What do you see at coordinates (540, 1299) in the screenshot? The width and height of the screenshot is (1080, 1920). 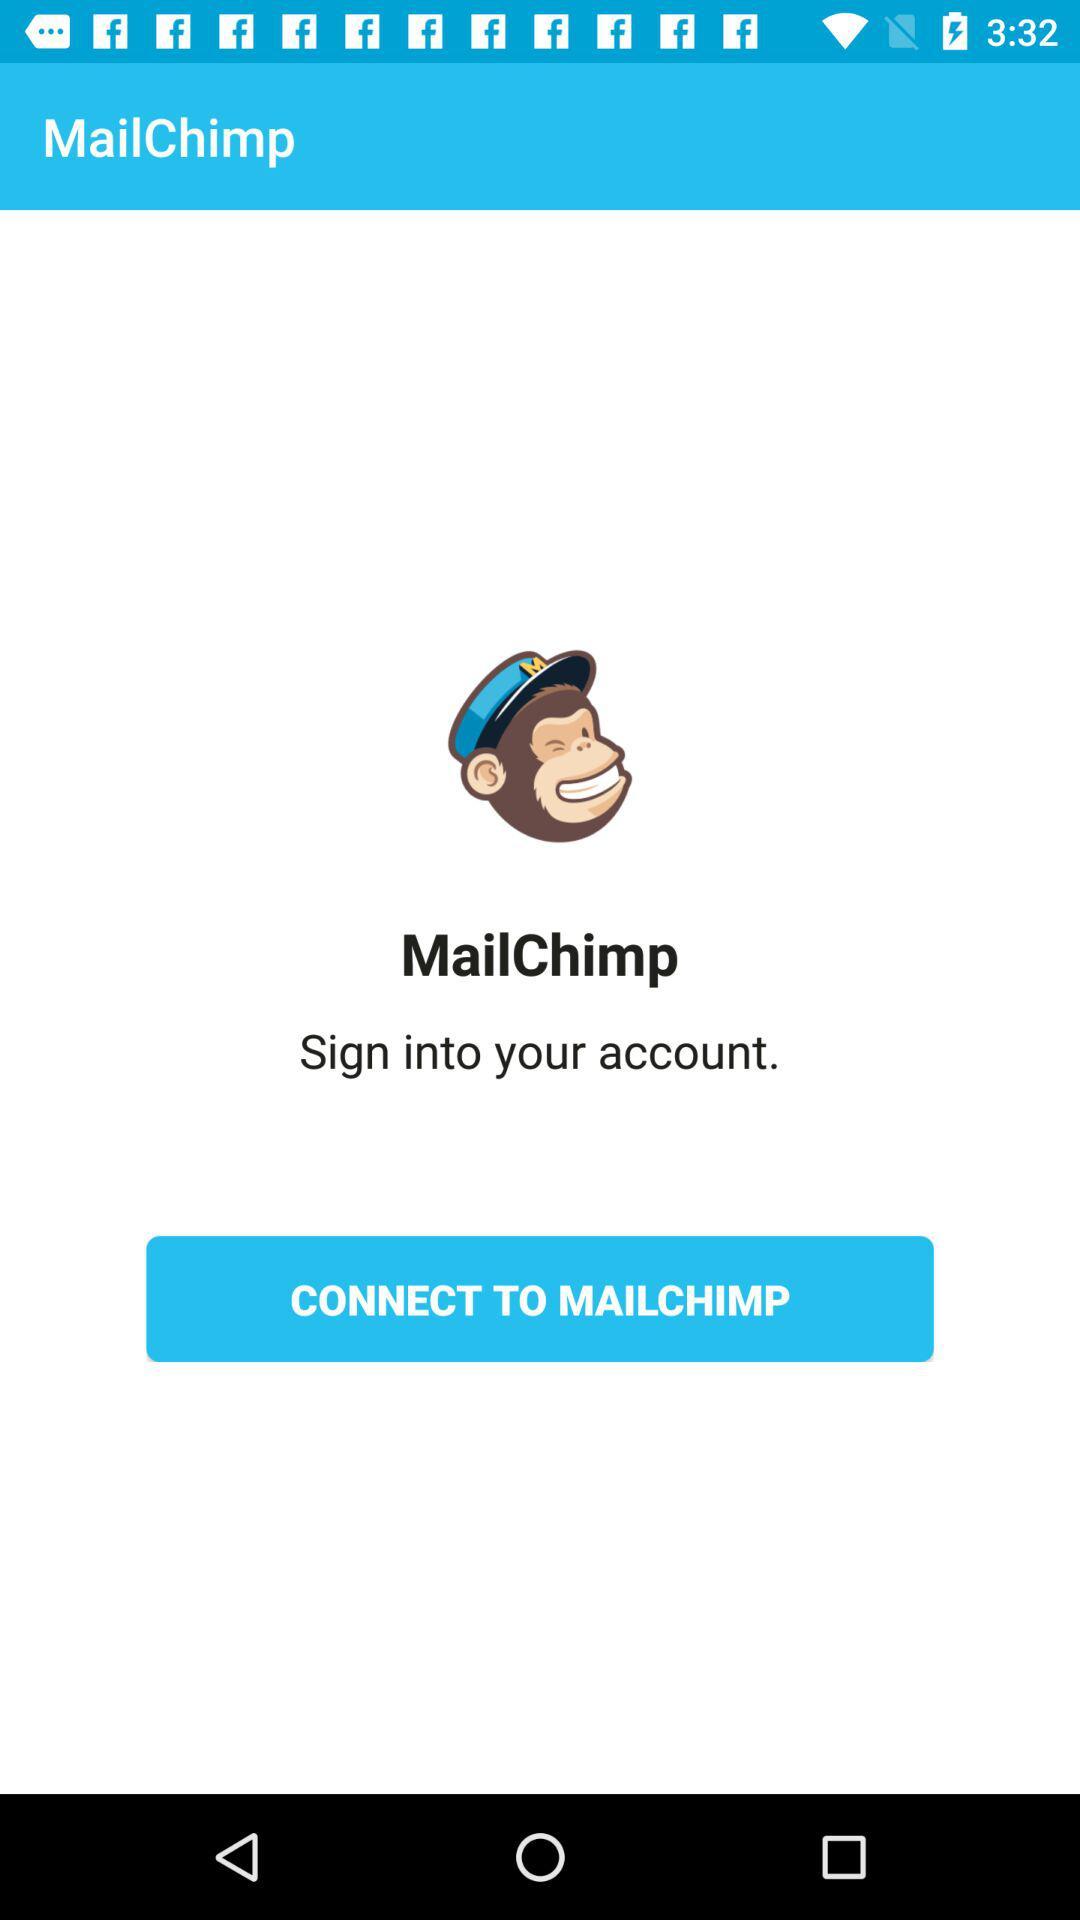 I see `the connect to mailchimp item` at bounding box center [540, 1299].